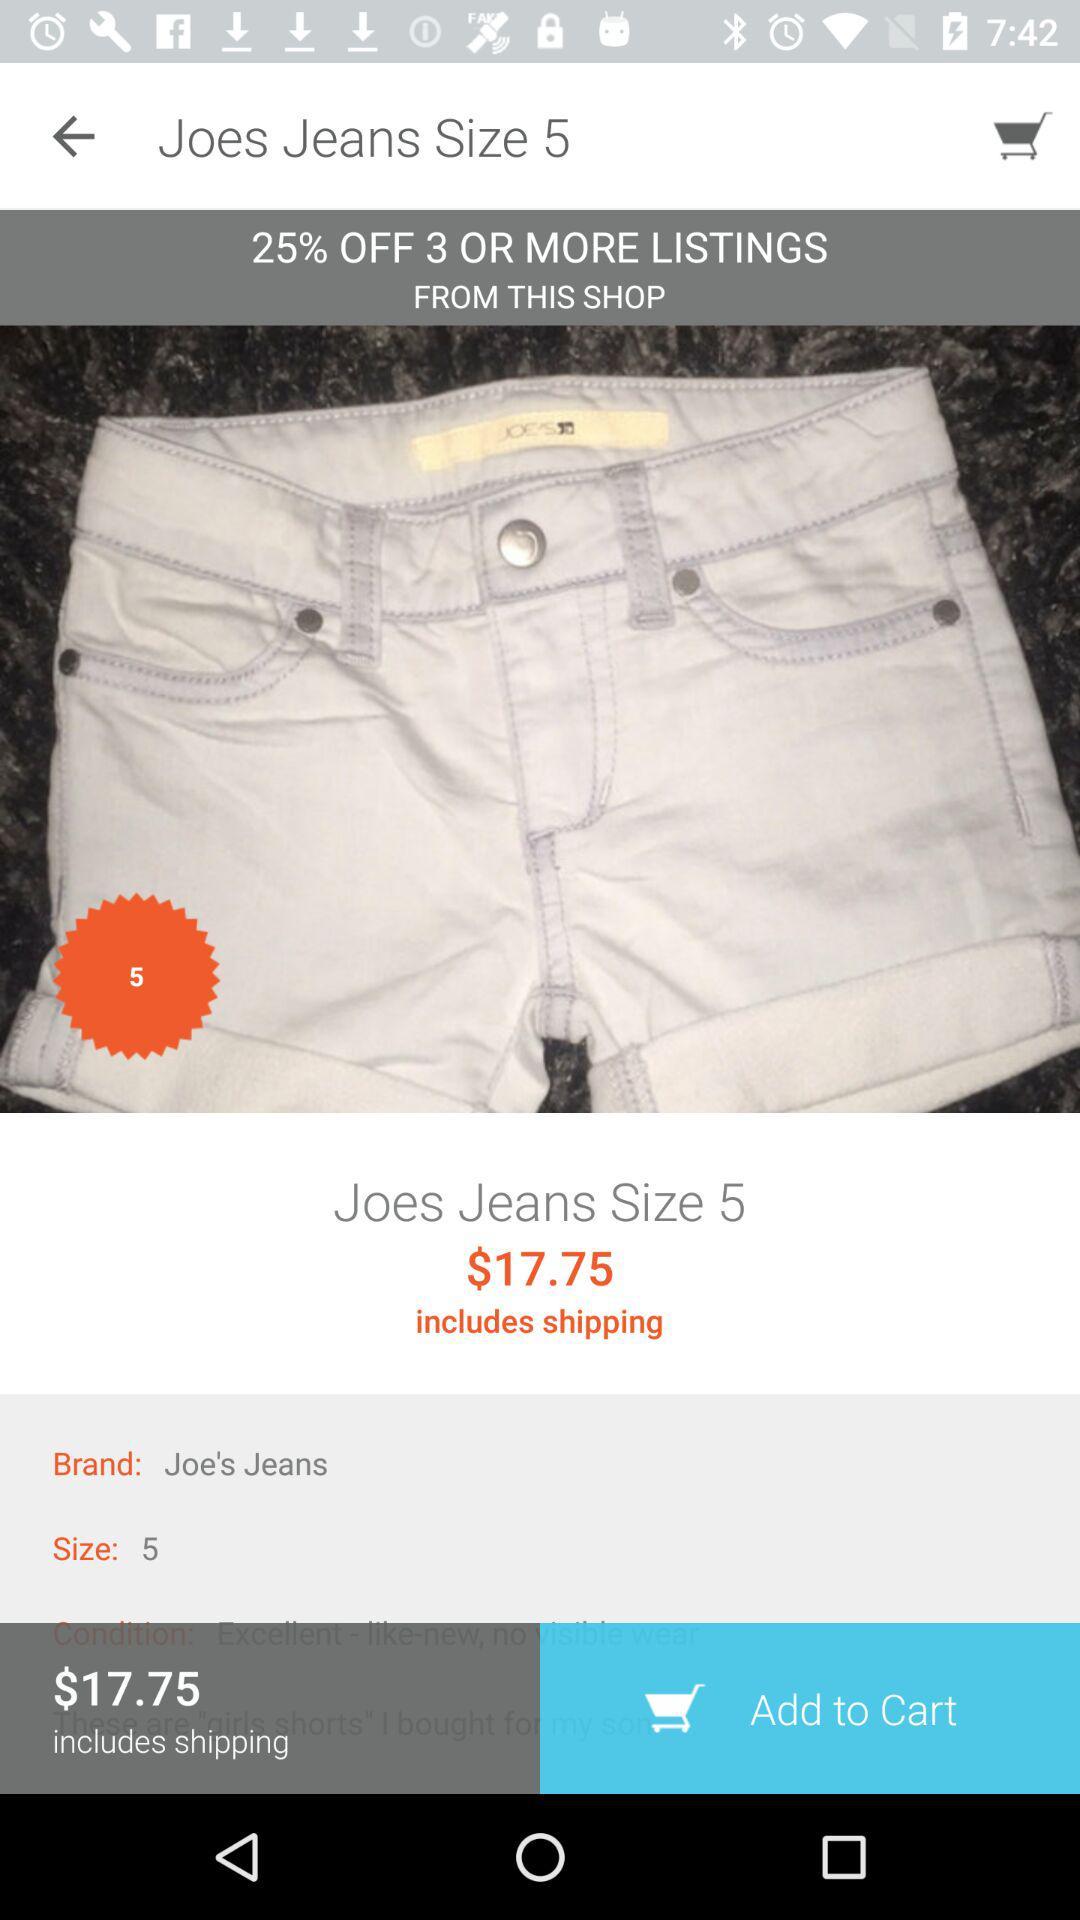 This screenshot has width=1080, height=1920. I want to click on images, so click(540, 719).